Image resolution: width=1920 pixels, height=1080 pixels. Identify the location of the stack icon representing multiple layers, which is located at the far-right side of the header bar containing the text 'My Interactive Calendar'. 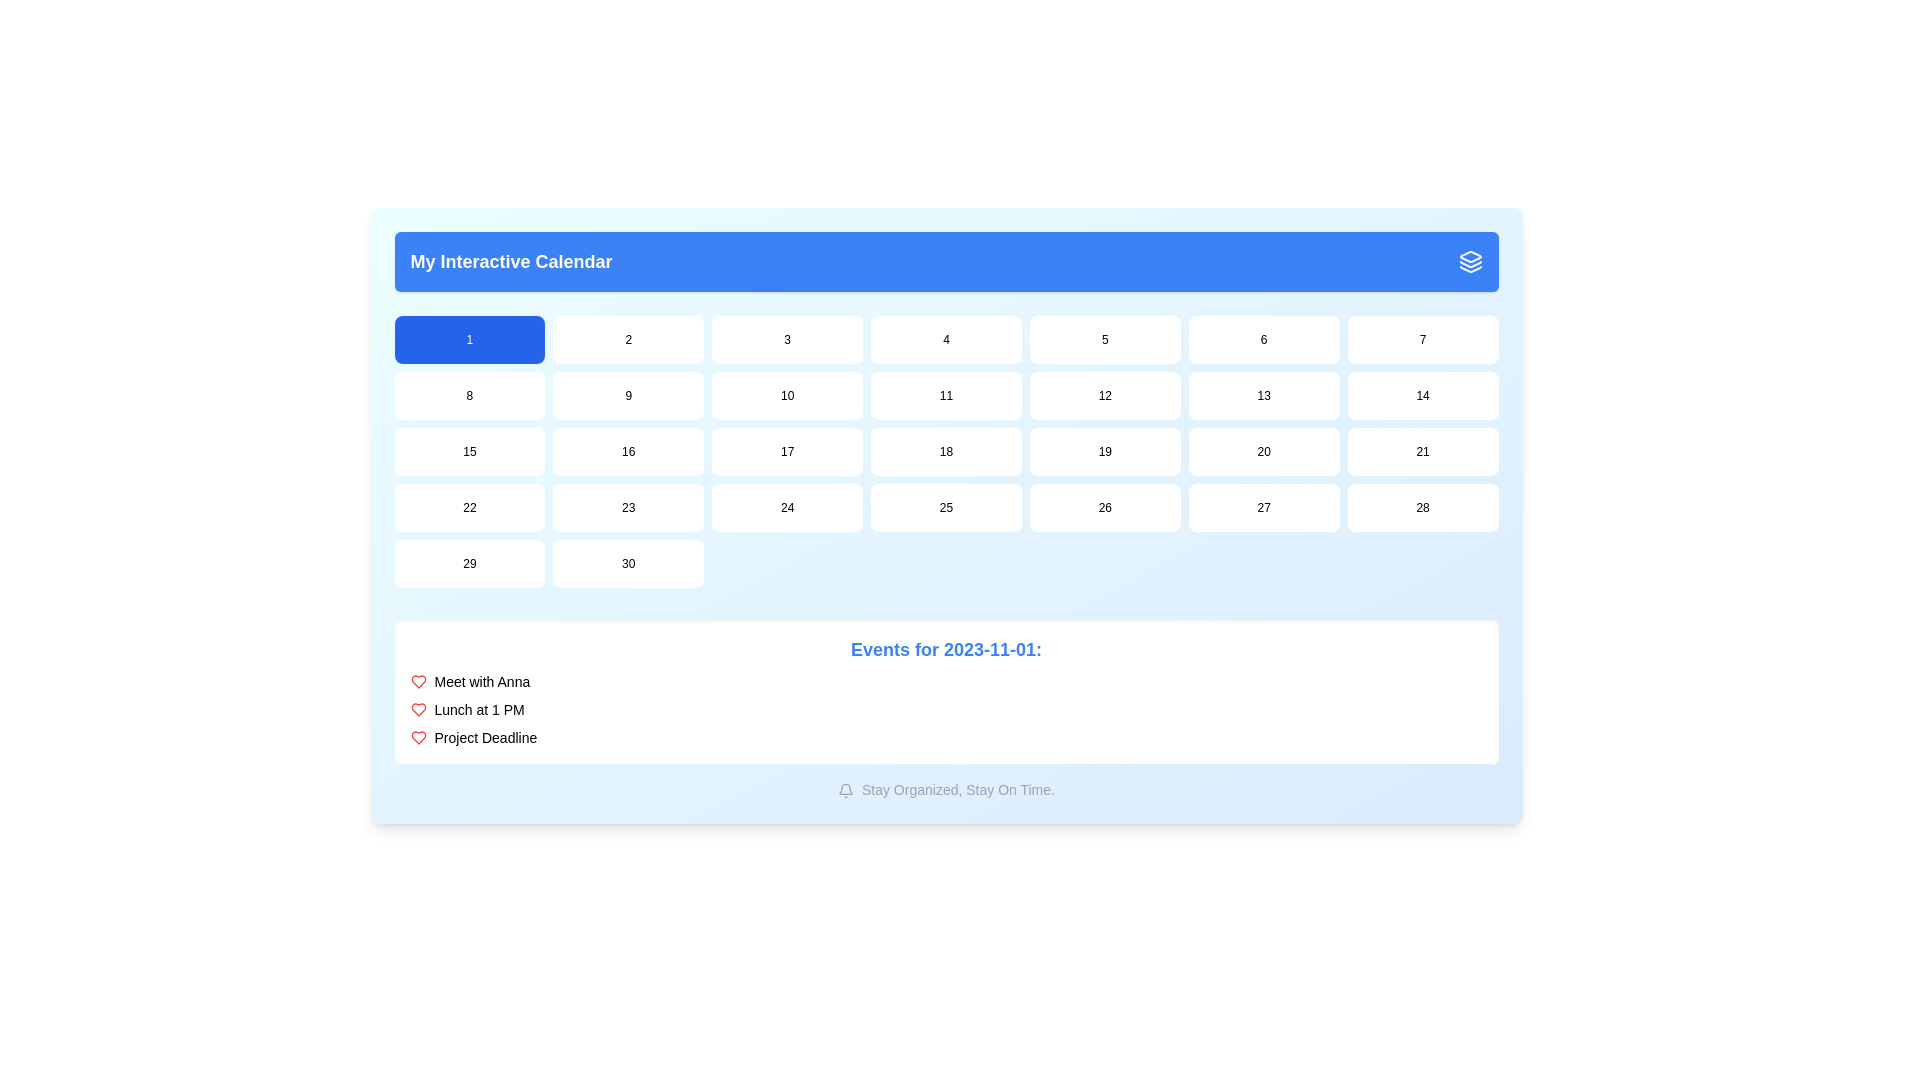
(1470, 261).